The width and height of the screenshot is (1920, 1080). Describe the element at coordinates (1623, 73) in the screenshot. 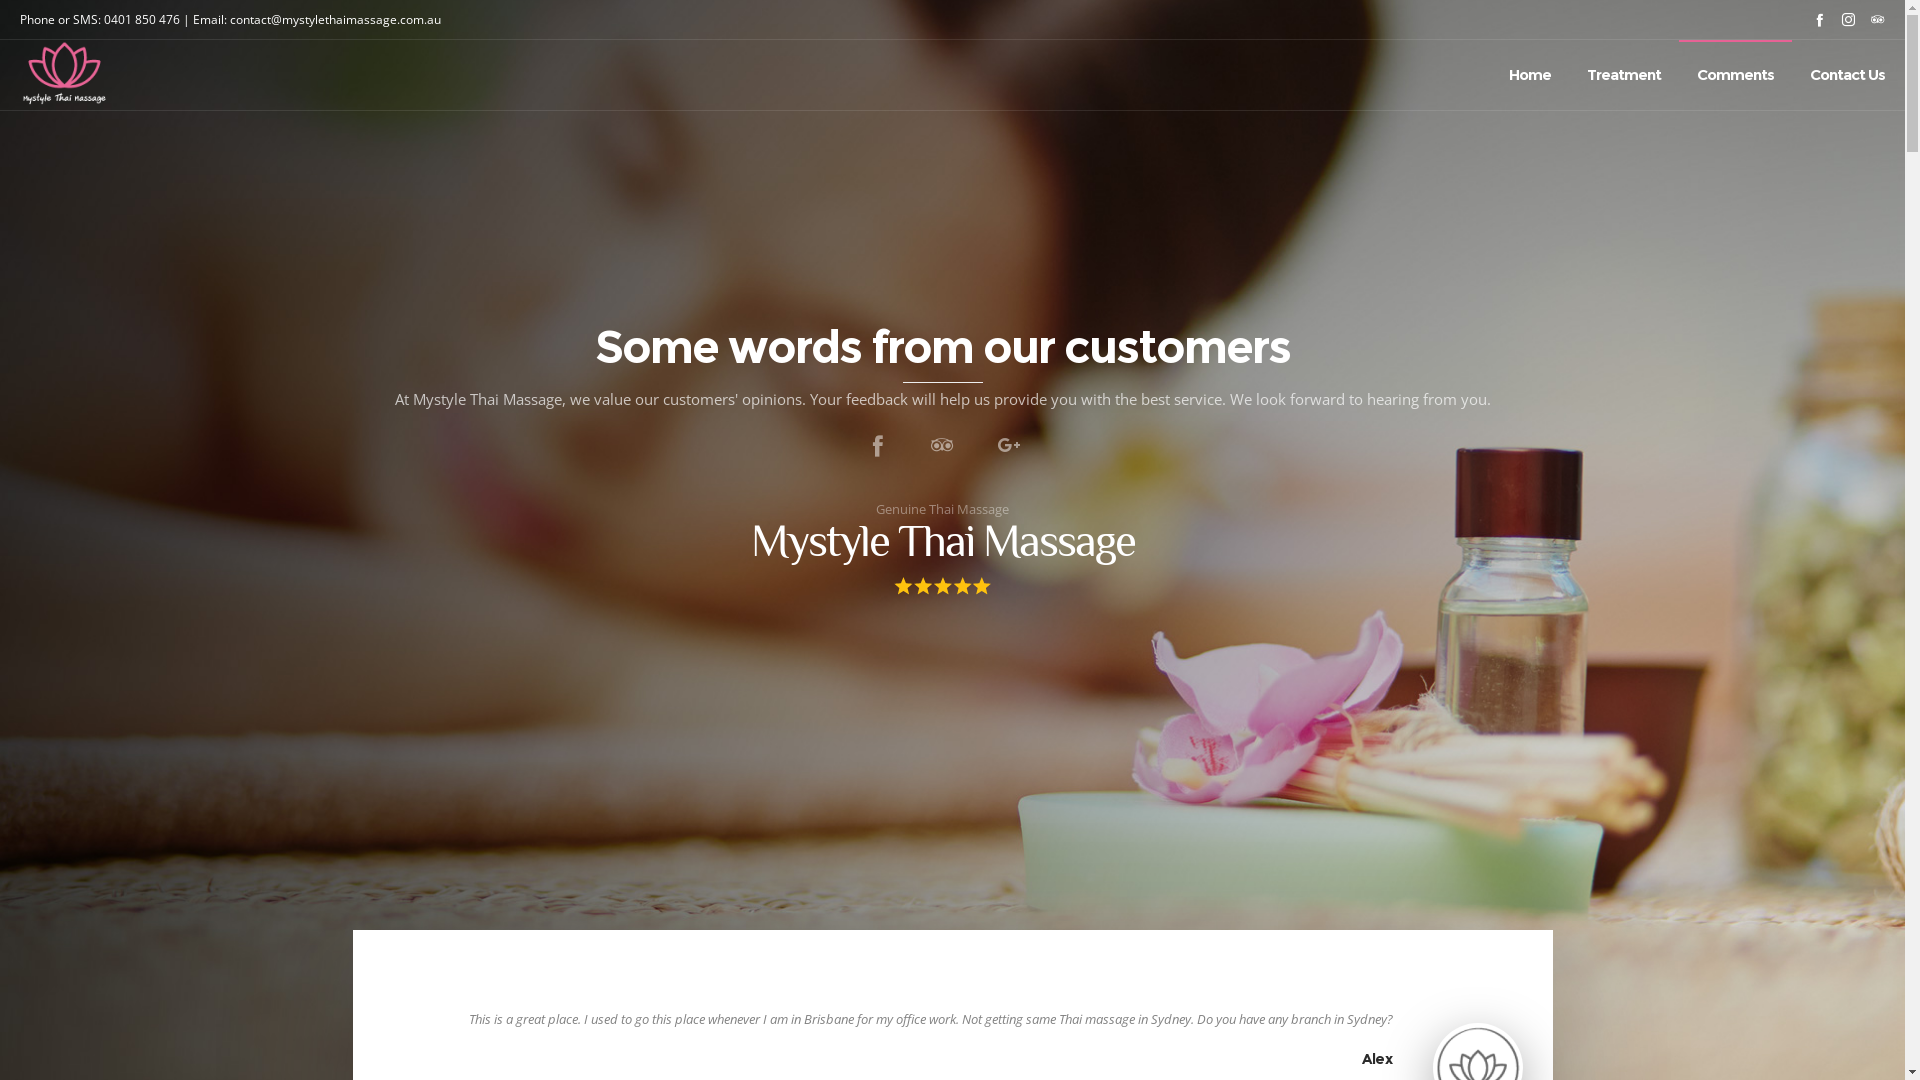

I see `'Treatment'` at that location.